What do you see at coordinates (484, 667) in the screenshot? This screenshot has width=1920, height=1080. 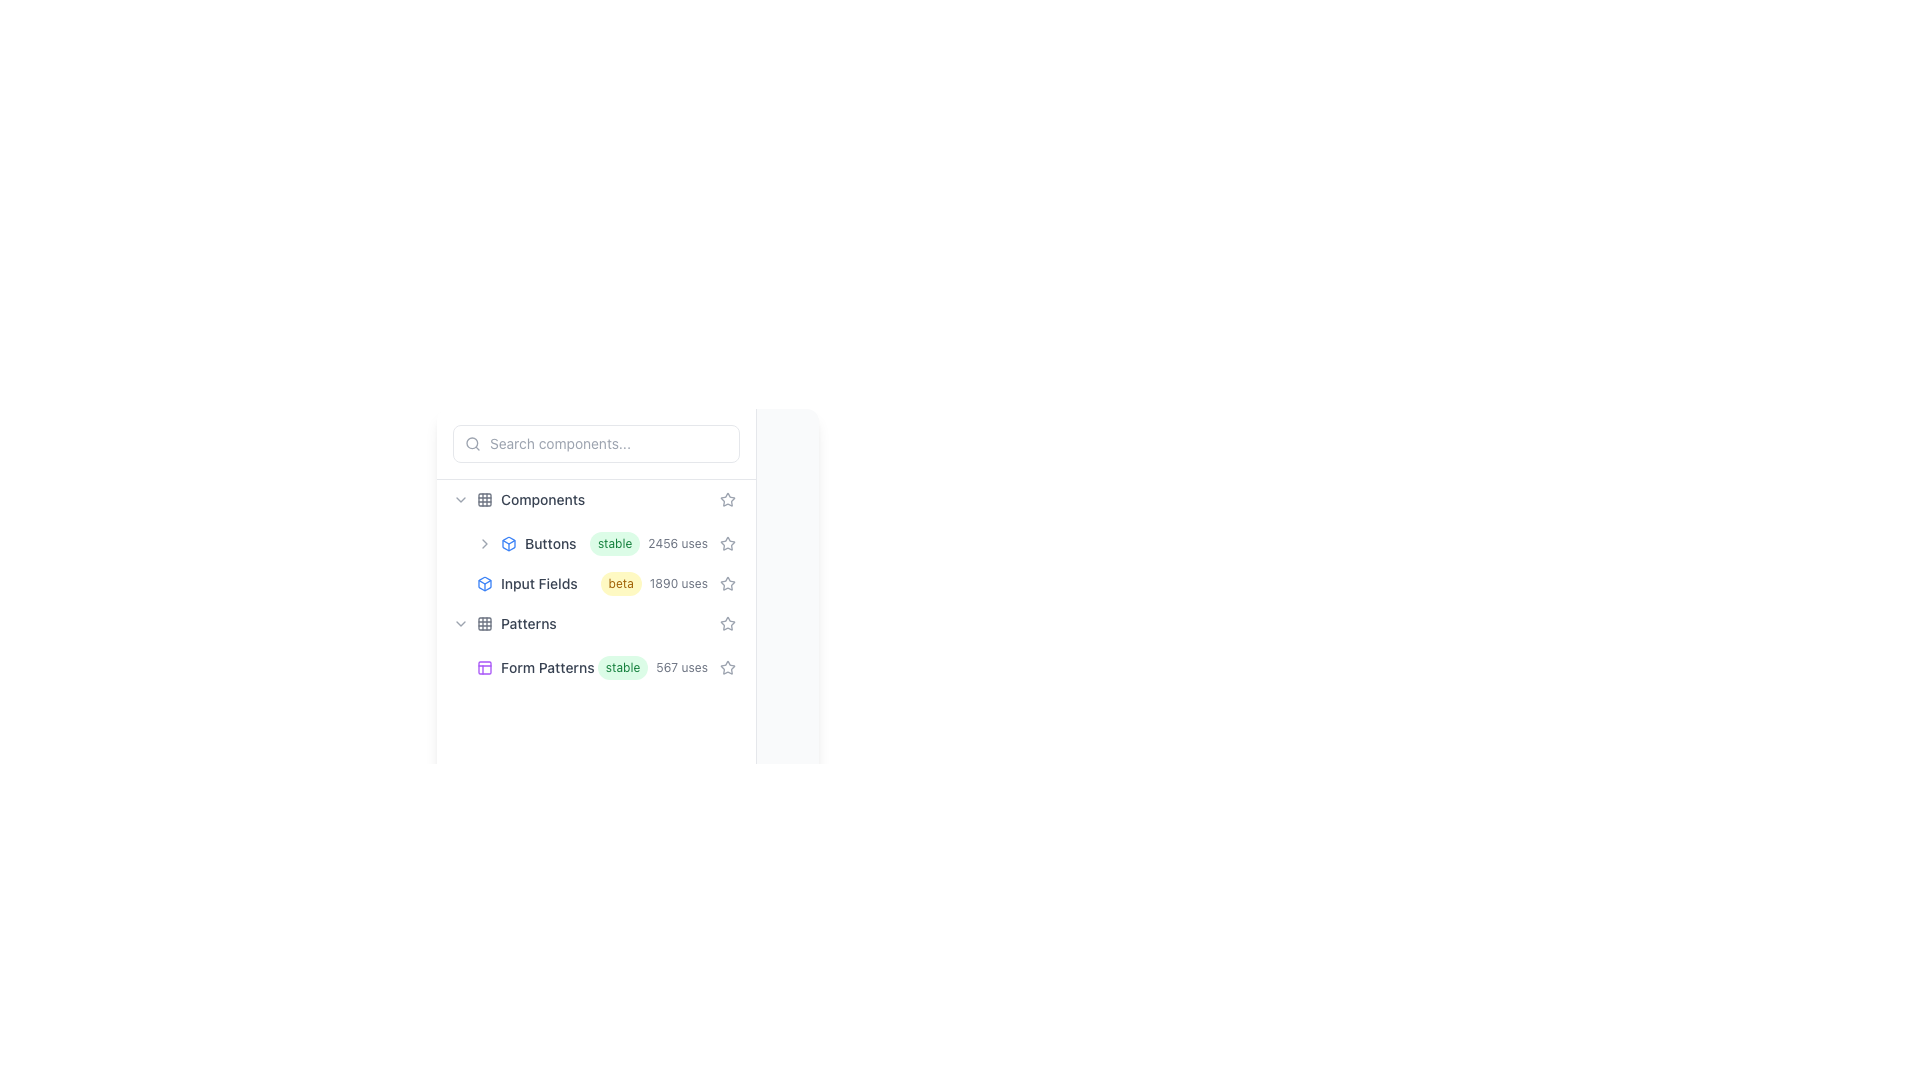 I see `the small purple-bordered square icon located to the left of the 'Form Patterns' text to interact with or expand the section` at bounding box center [484, 667].